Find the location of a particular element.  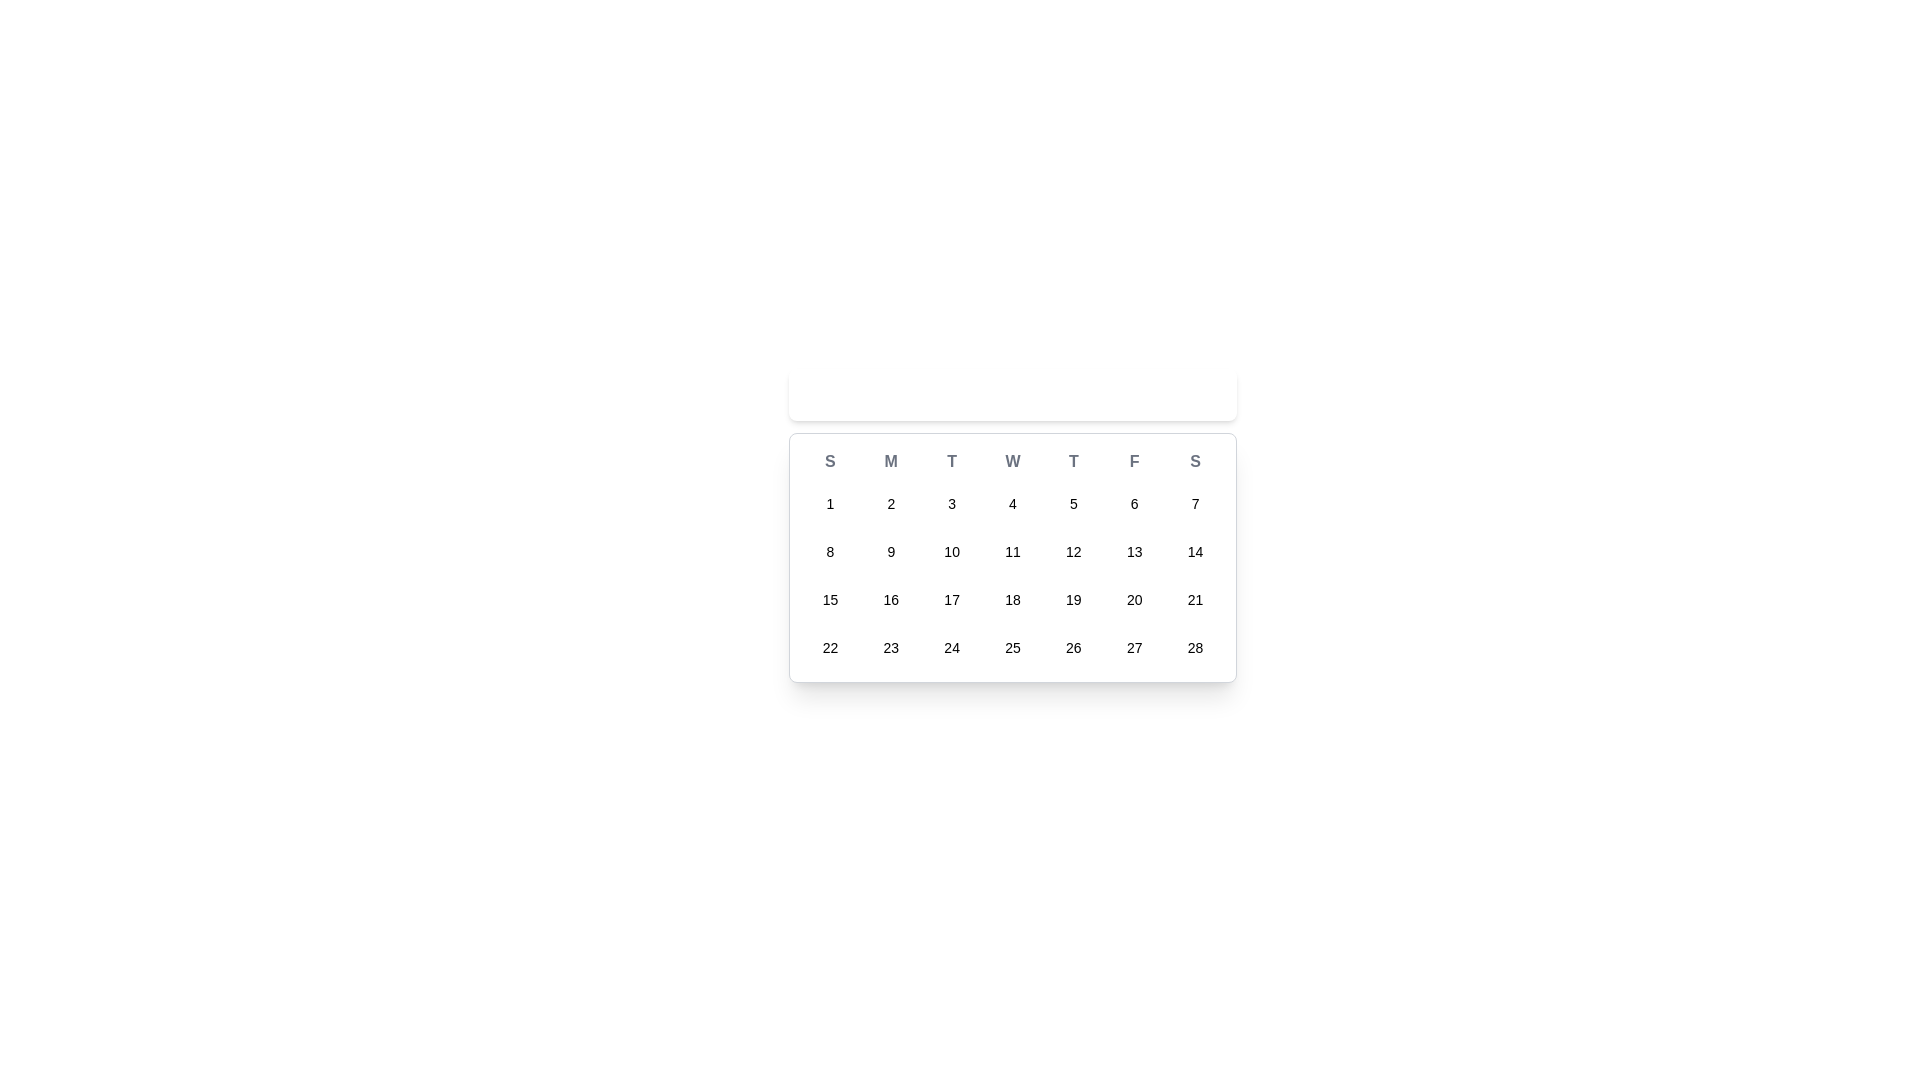

the date button '3' is located at coordinates (950, 503).